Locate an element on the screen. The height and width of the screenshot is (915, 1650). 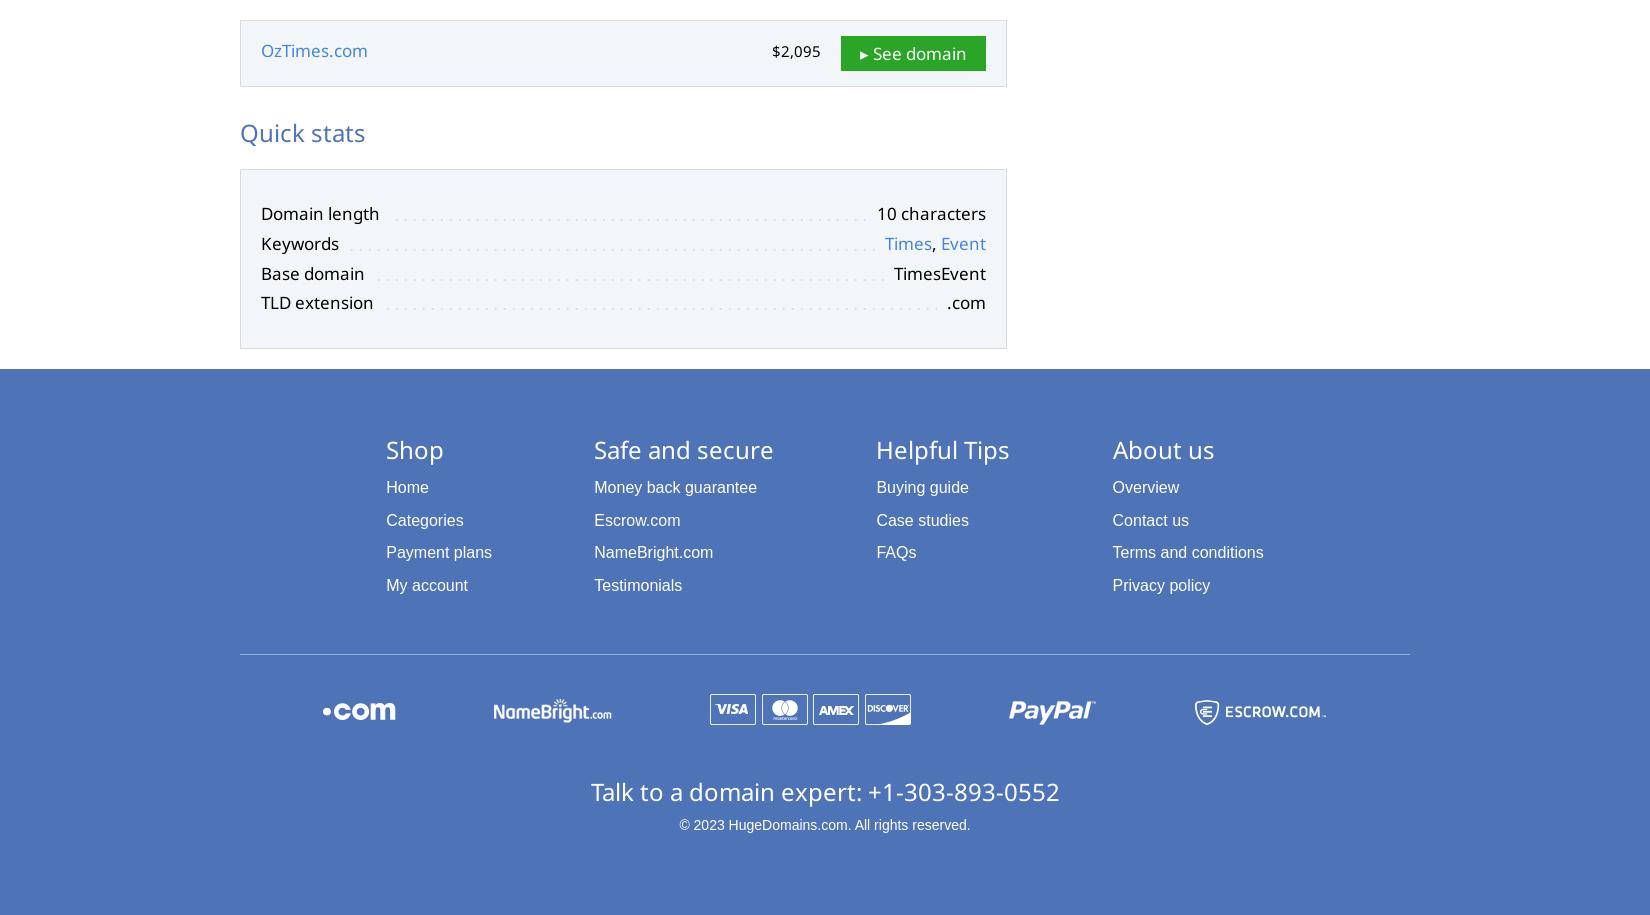
'Categories' is located at coordinates (423, 519).